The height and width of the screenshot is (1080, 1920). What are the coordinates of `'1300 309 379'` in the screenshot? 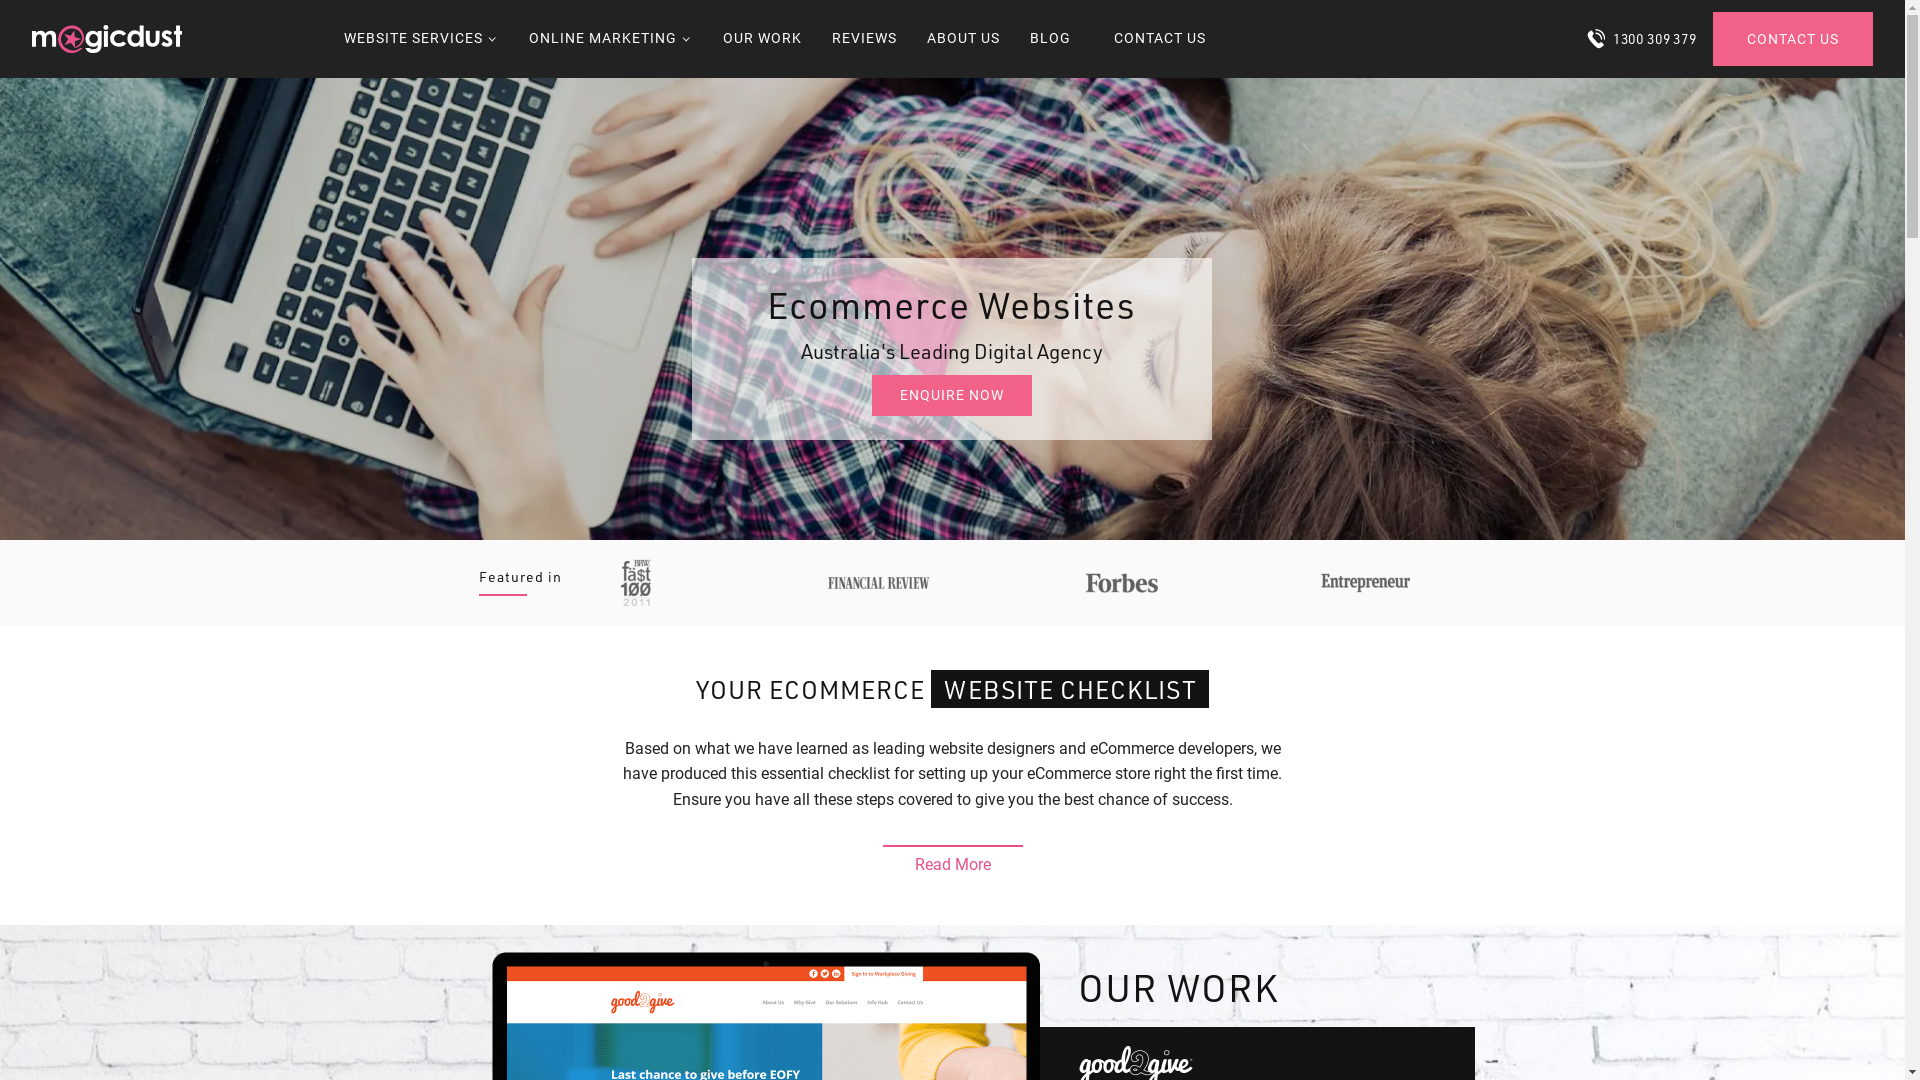 It's located at (1641, 38).